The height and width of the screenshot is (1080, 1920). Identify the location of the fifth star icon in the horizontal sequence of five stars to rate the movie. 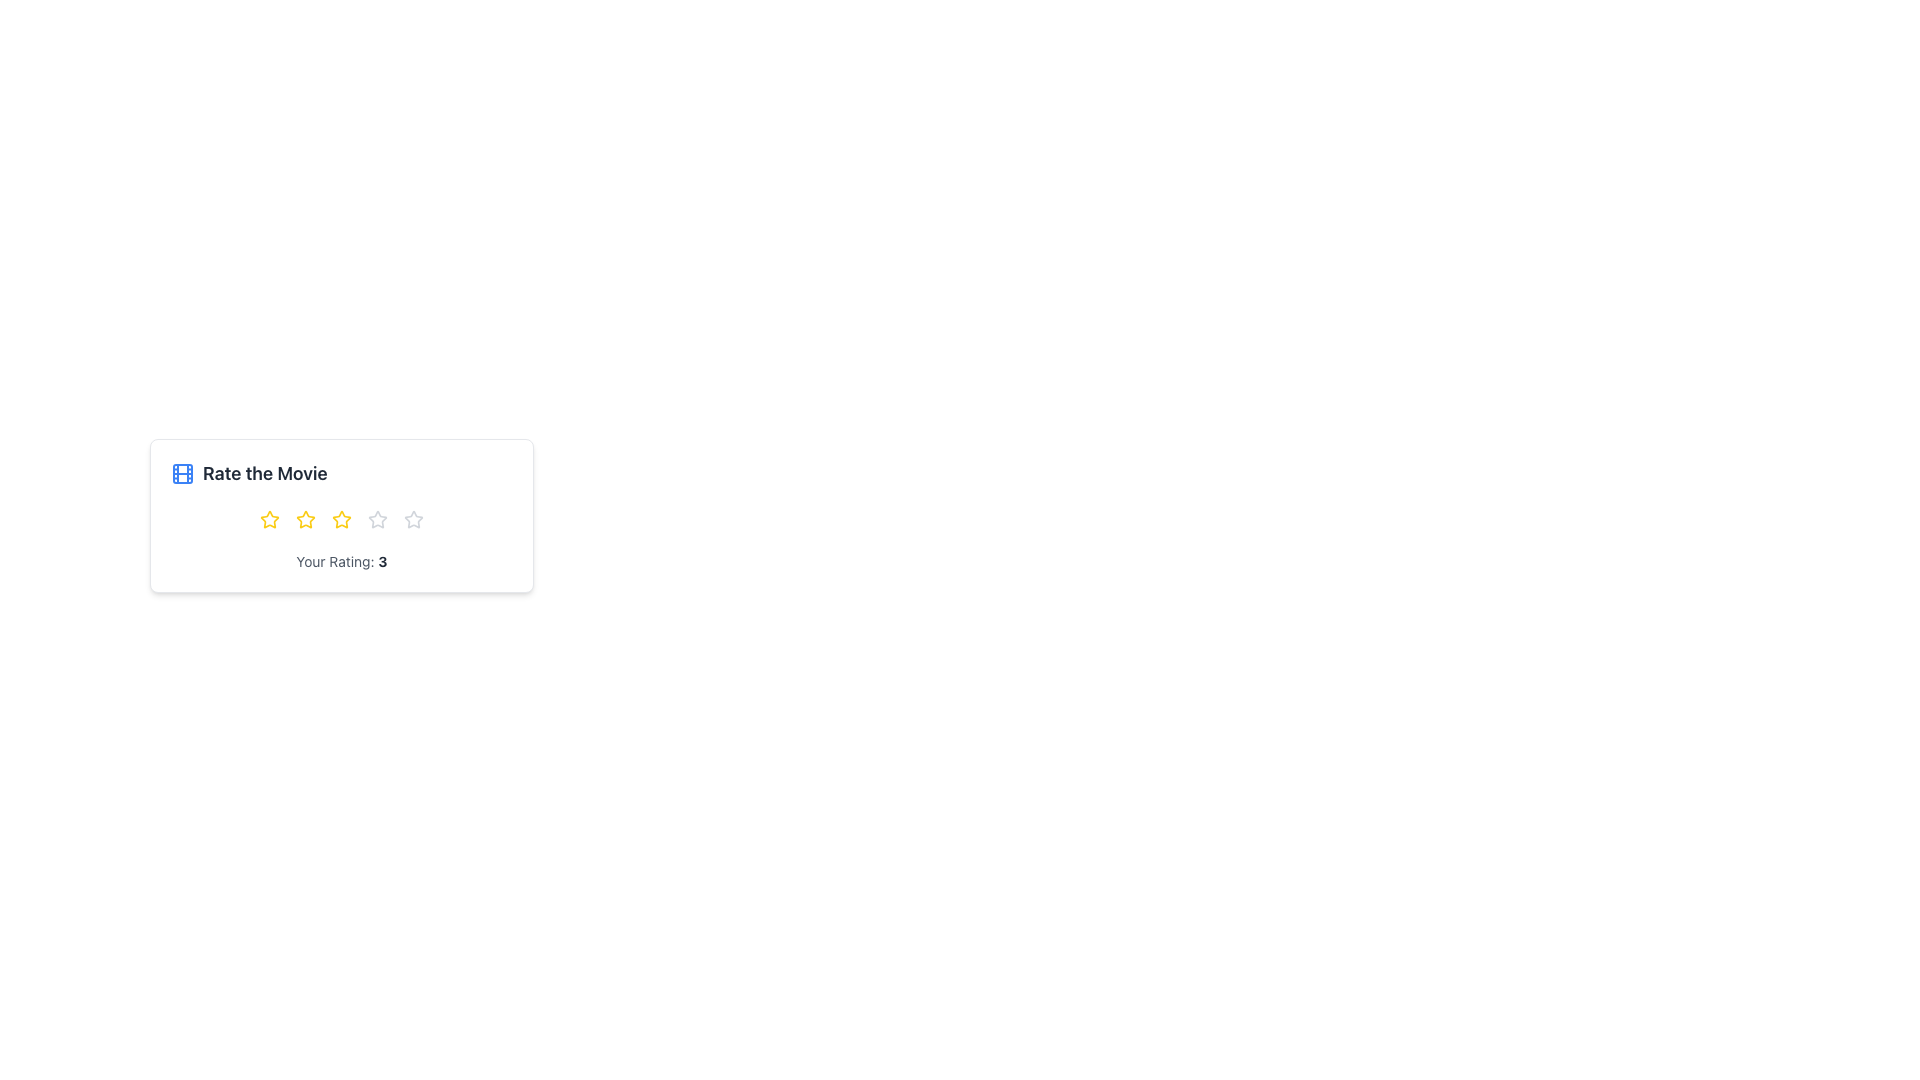
(412, 518).